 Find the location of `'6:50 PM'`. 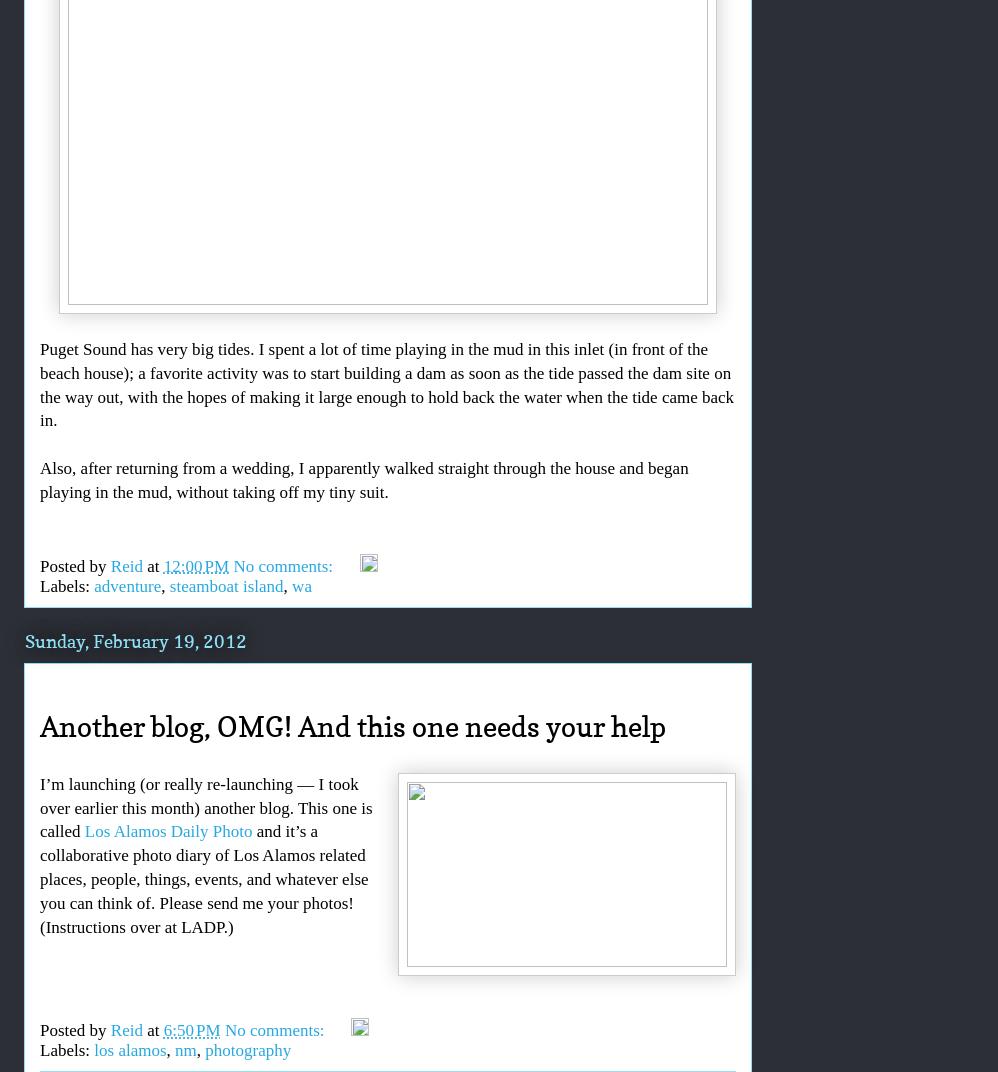

'6:50 PM' is located at coordinates (190, 1030).